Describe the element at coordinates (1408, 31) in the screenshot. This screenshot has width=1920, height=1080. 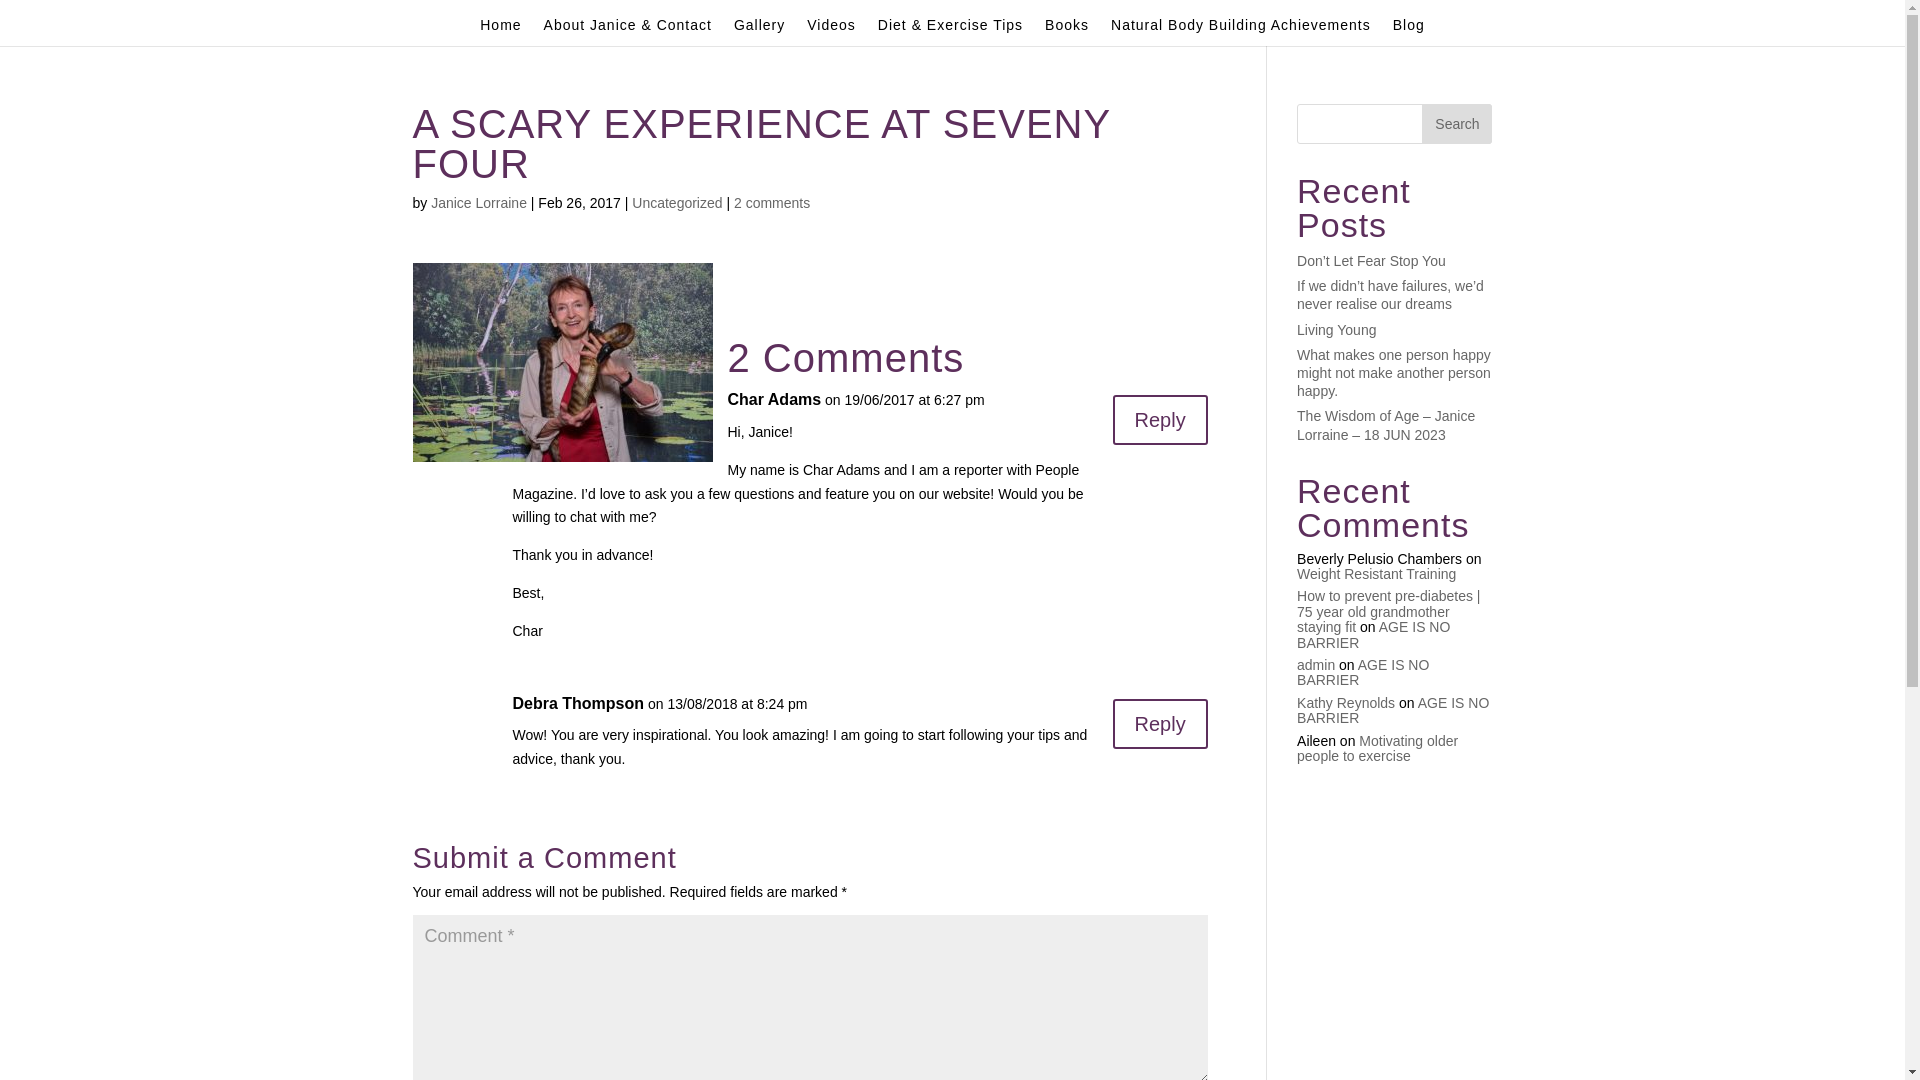
I see `'Blog'` at that location.